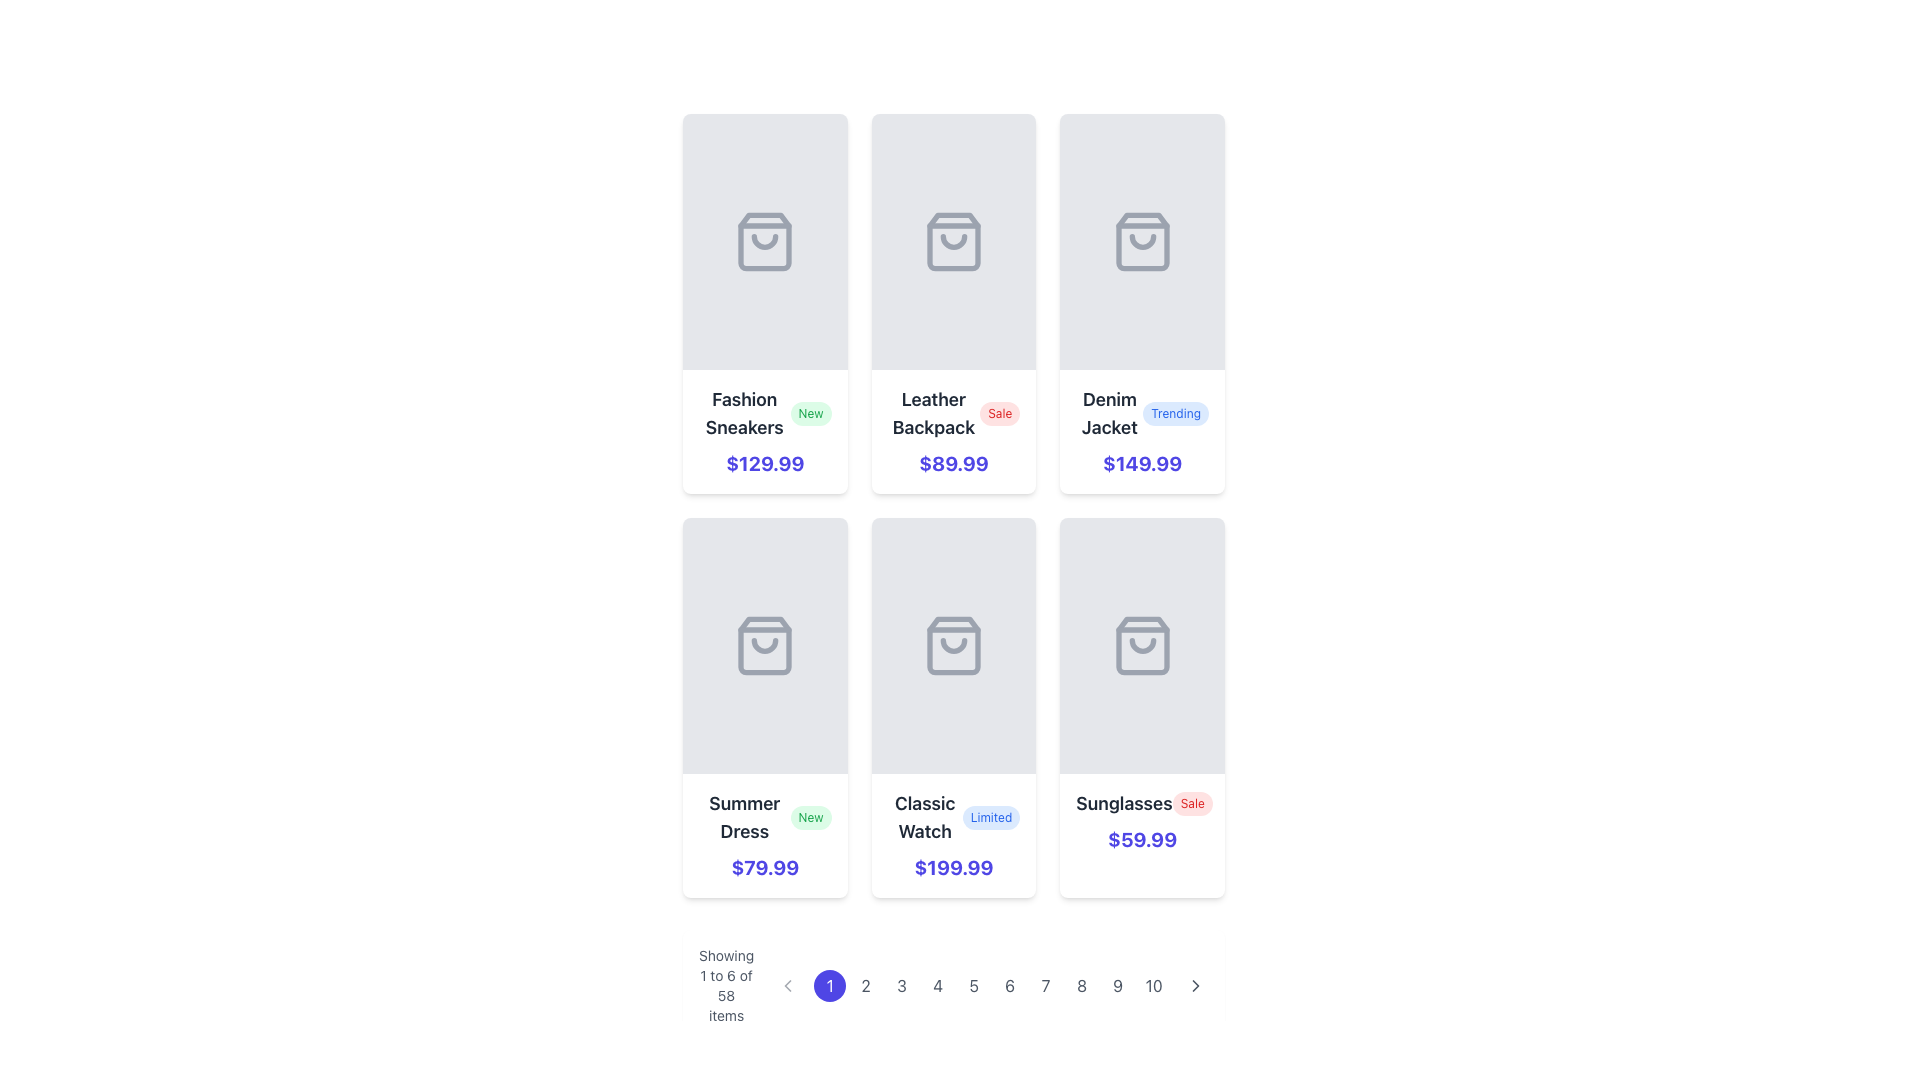  What do you see at coordinates (743, 412) in the screenshot?
I see `text label displaying 'Fashion Sneakers' which is bold and prominently styled in dark gray, located in the first row and first column of the product layout` at bounding box center [743, 412].